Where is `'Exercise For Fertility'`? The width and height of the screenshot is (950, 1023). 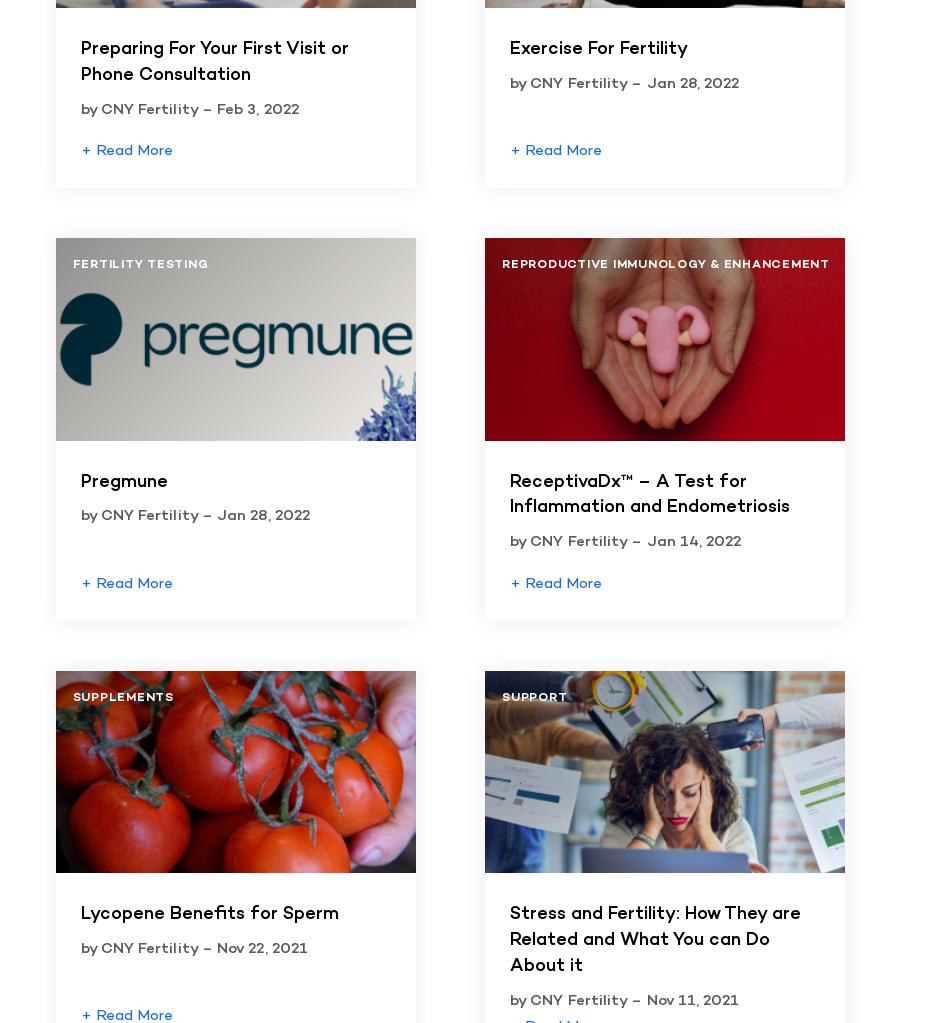
'Exercise For Fertility' is located at coordinates (598, 49).